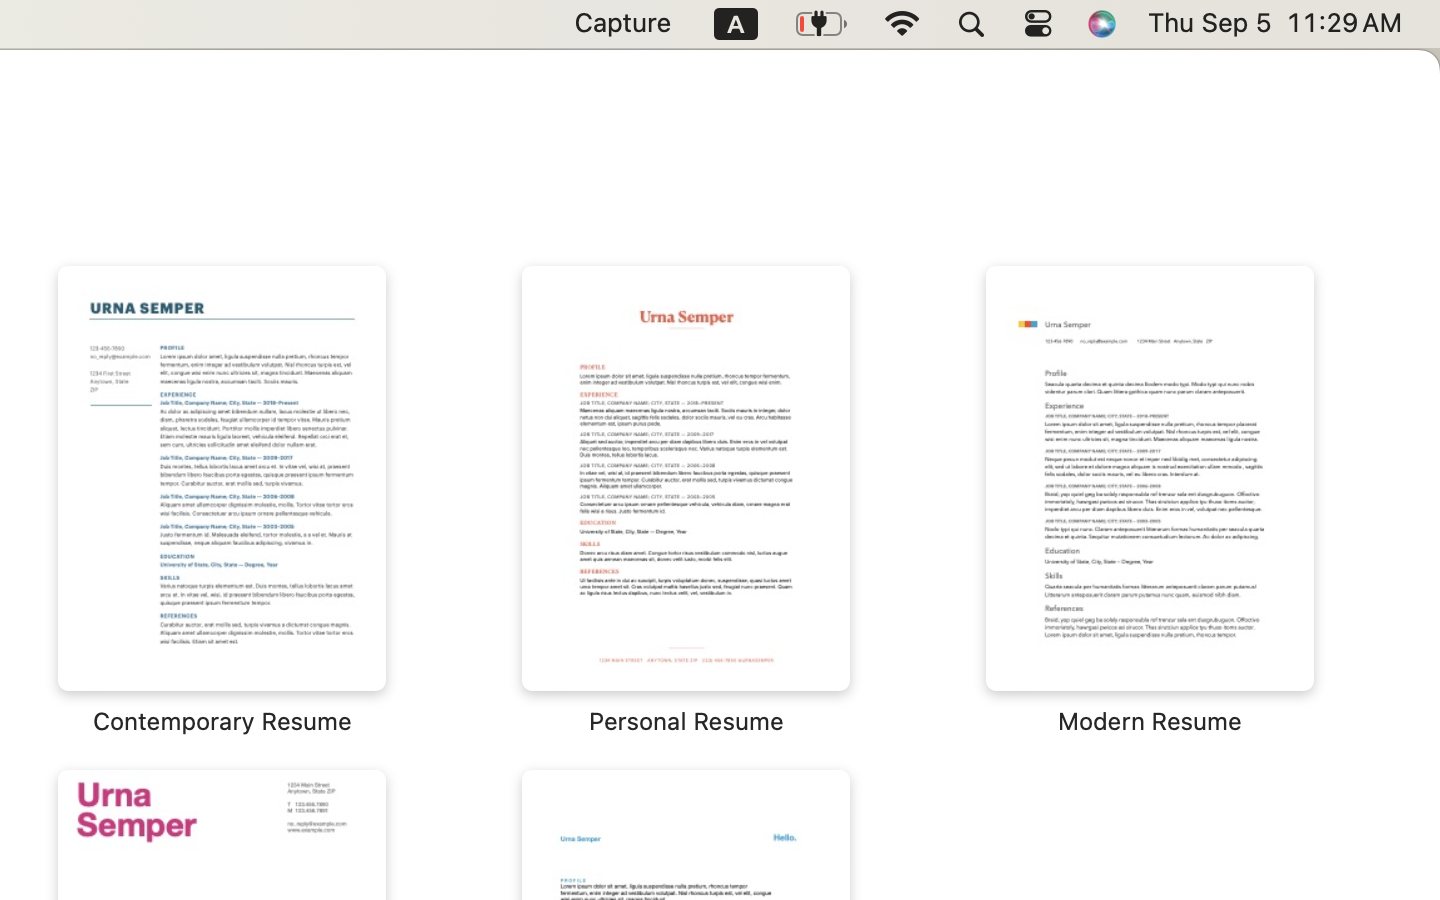 This screenshot has height=900, width=1440. What do you see at coordinates (686, 500) in the screenshot?
I see `'‎⁨Personal Resume⁩'` at bounding box center [686, 500].